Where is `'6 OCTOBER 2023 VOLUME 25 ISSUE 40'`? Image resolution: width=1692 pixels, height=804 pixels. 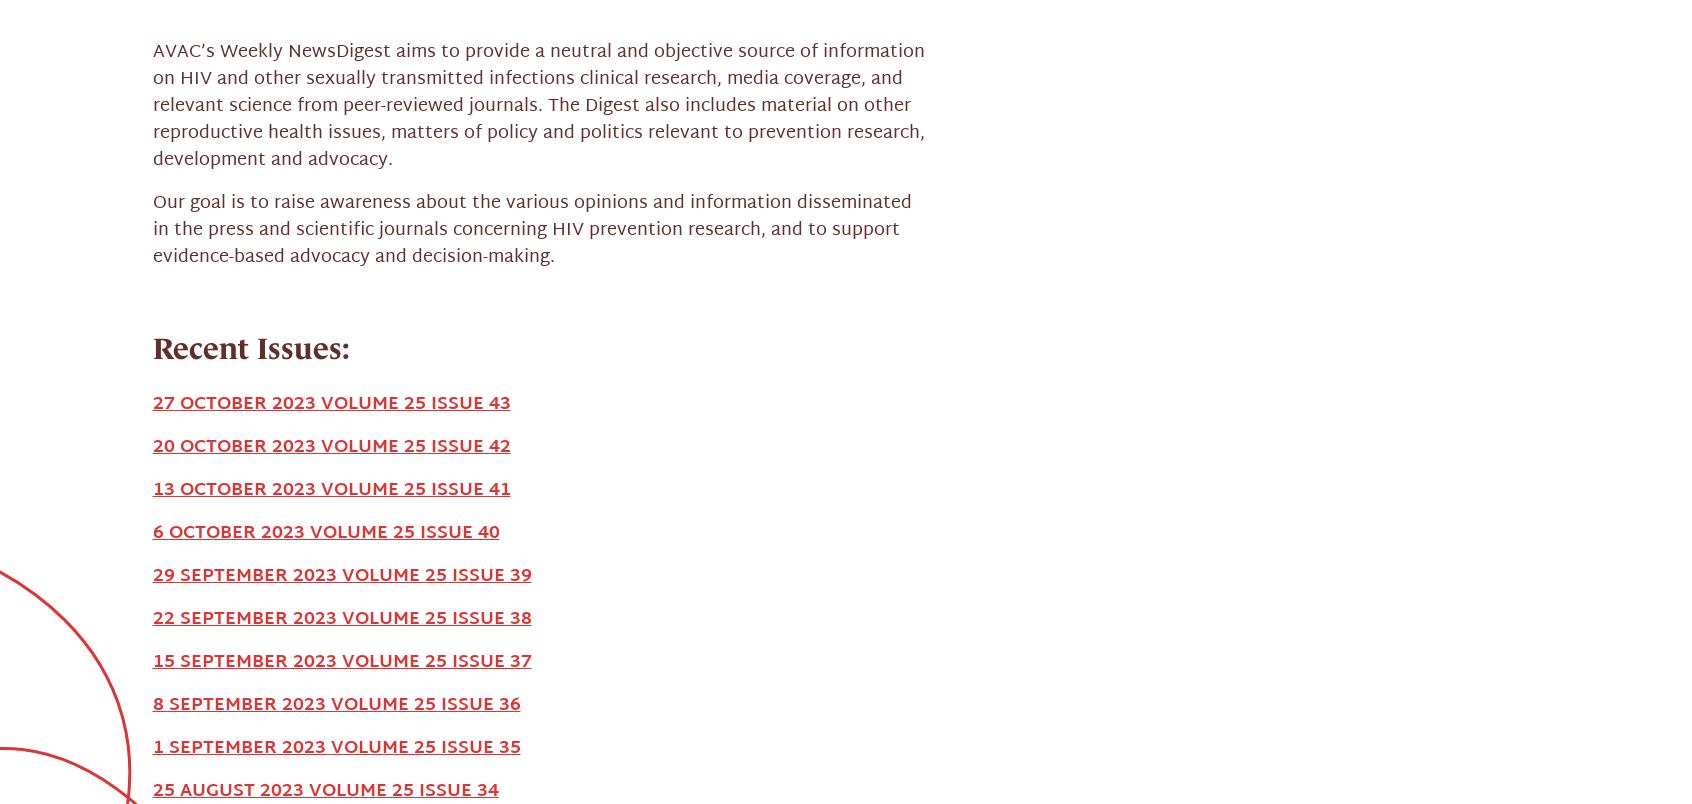 '6 OCTOBER 2023 VOLUME 25 ISSUE 40' is located at coordinates (150, 171).